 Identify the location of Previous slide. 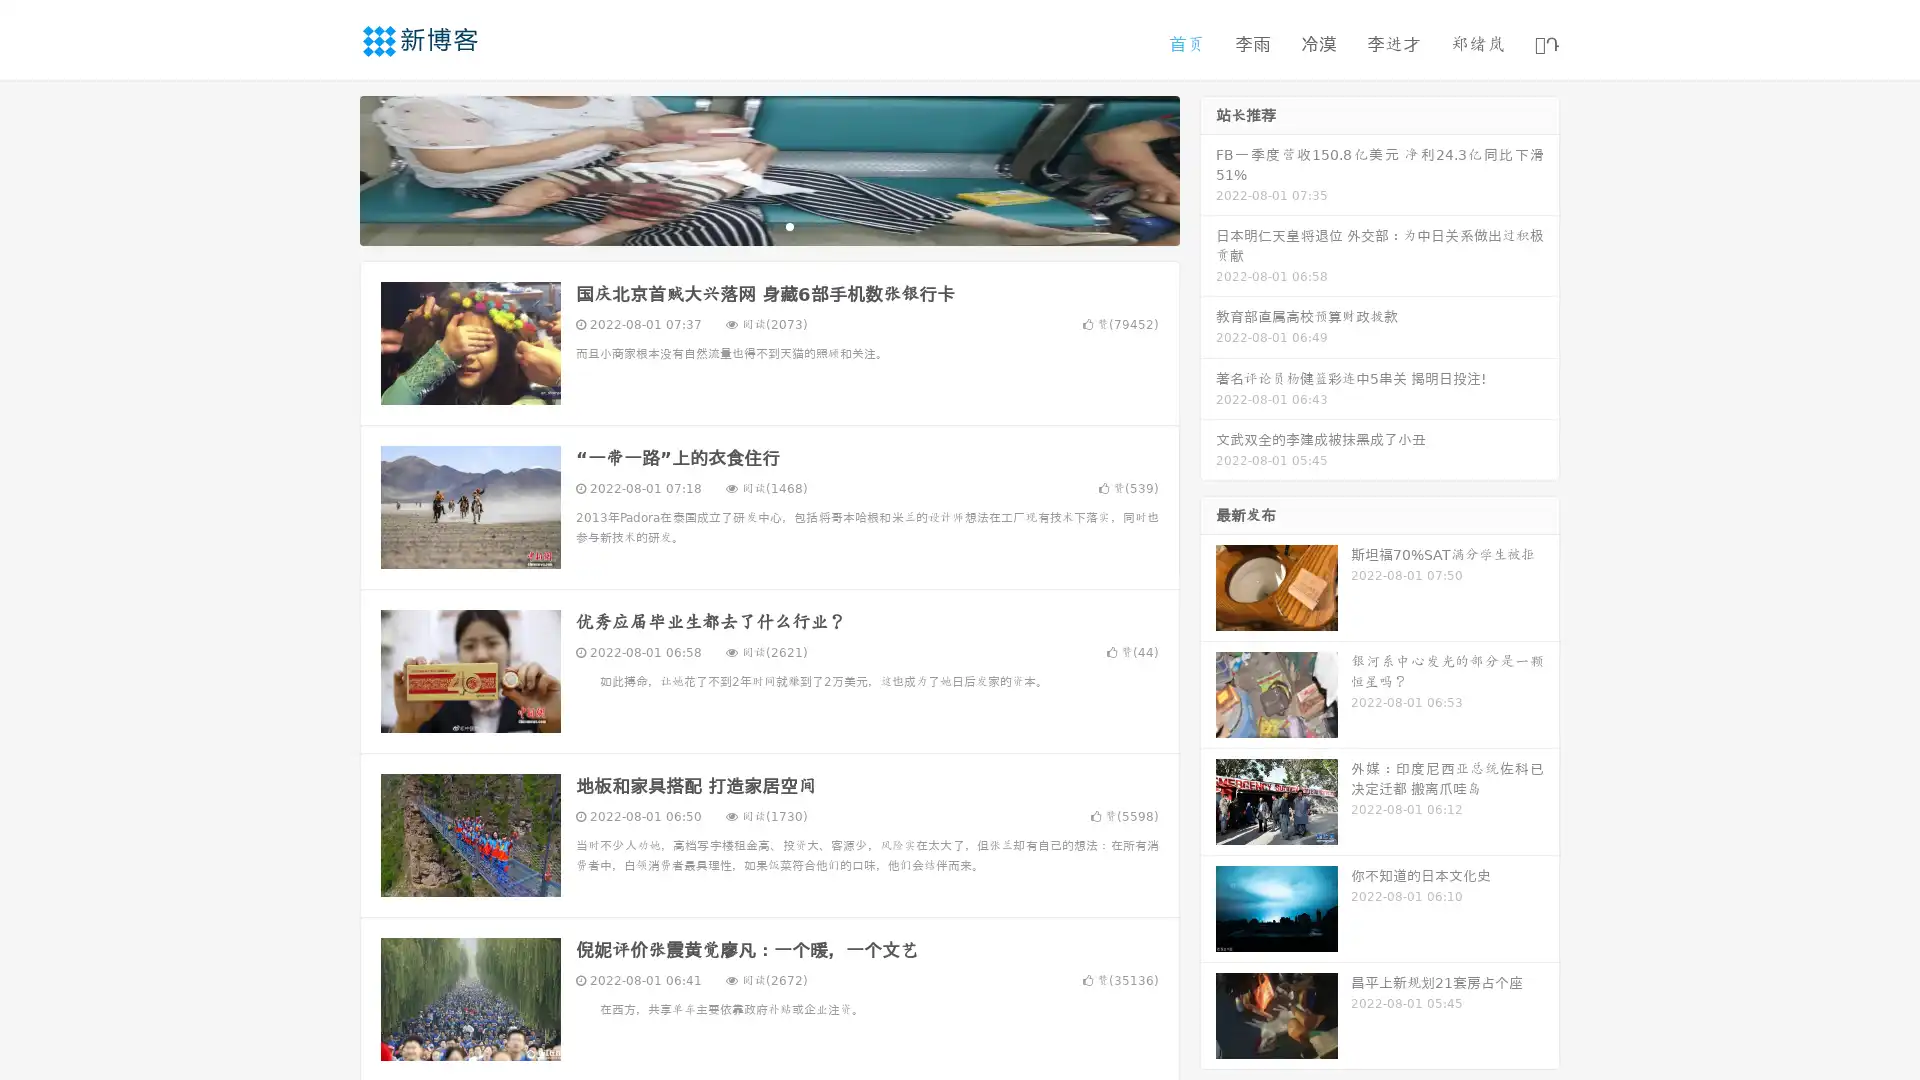
(330, 168).